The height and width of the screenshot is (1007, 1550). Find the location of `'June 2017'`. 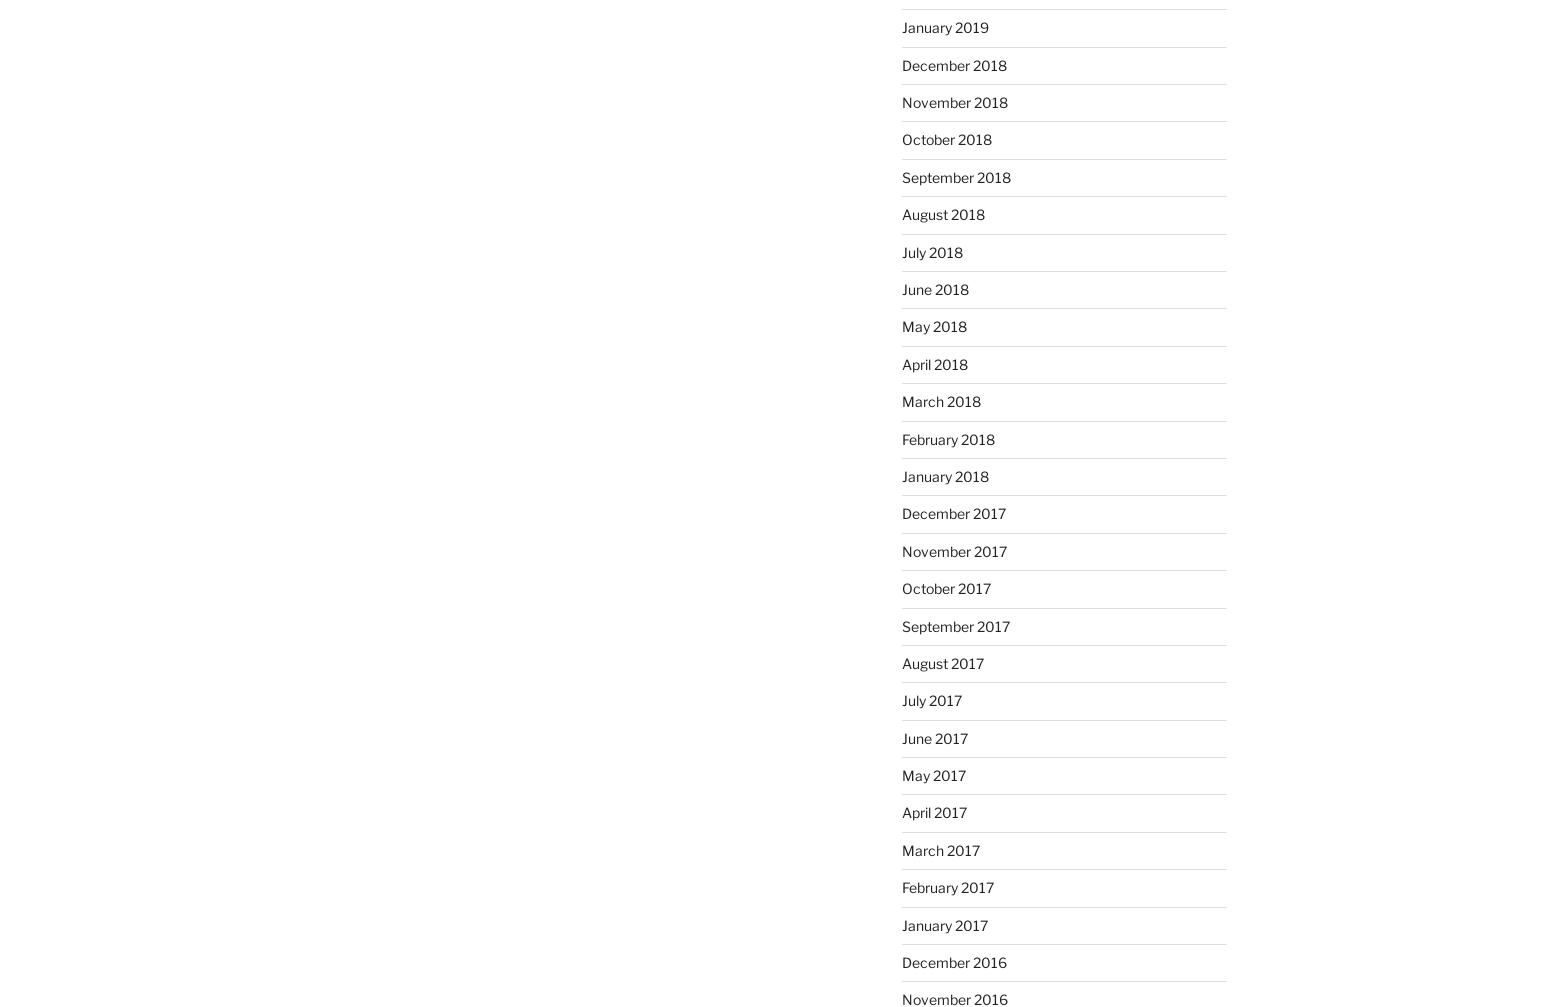

'June 2017' is located at coordinates (901, 736).